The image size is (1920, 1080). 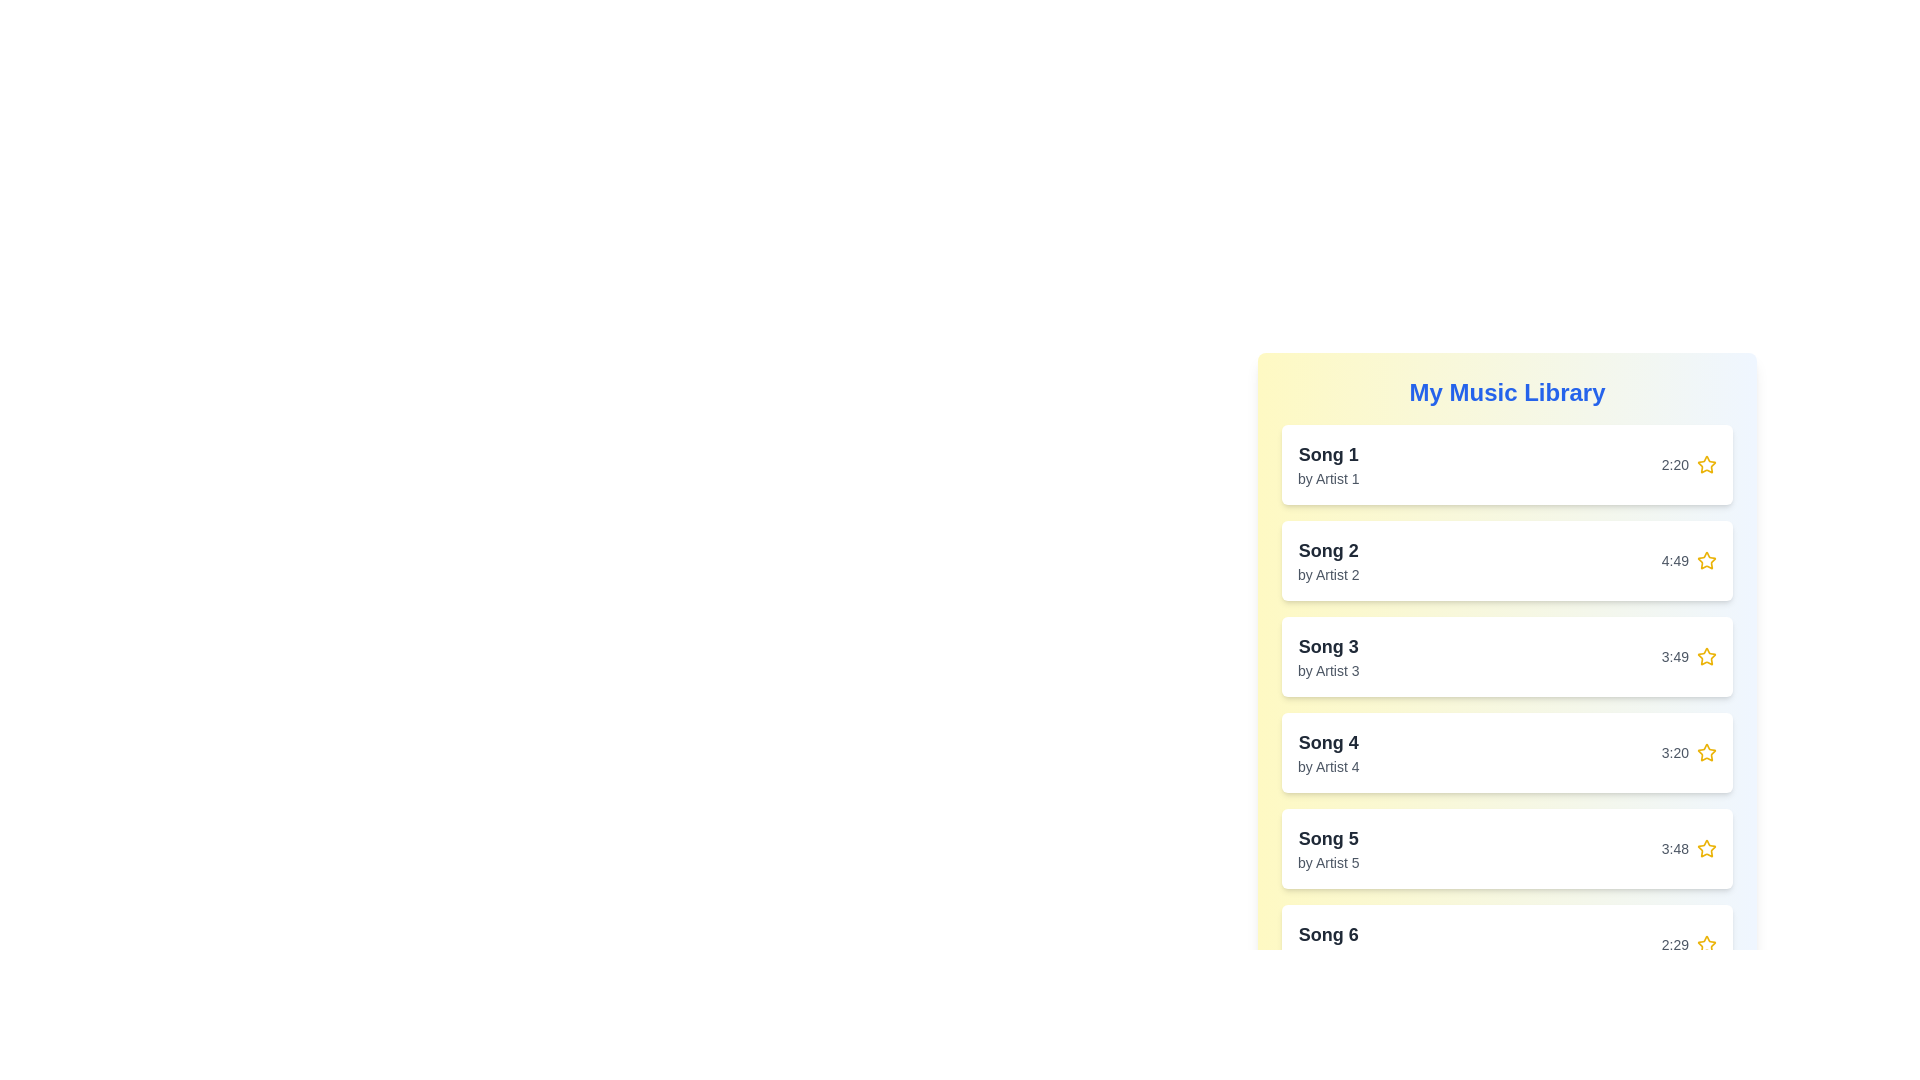 I want to click on the favorite icon located on the rightmost side of the 'Song 1' list item, so click(x=1706, y=464).